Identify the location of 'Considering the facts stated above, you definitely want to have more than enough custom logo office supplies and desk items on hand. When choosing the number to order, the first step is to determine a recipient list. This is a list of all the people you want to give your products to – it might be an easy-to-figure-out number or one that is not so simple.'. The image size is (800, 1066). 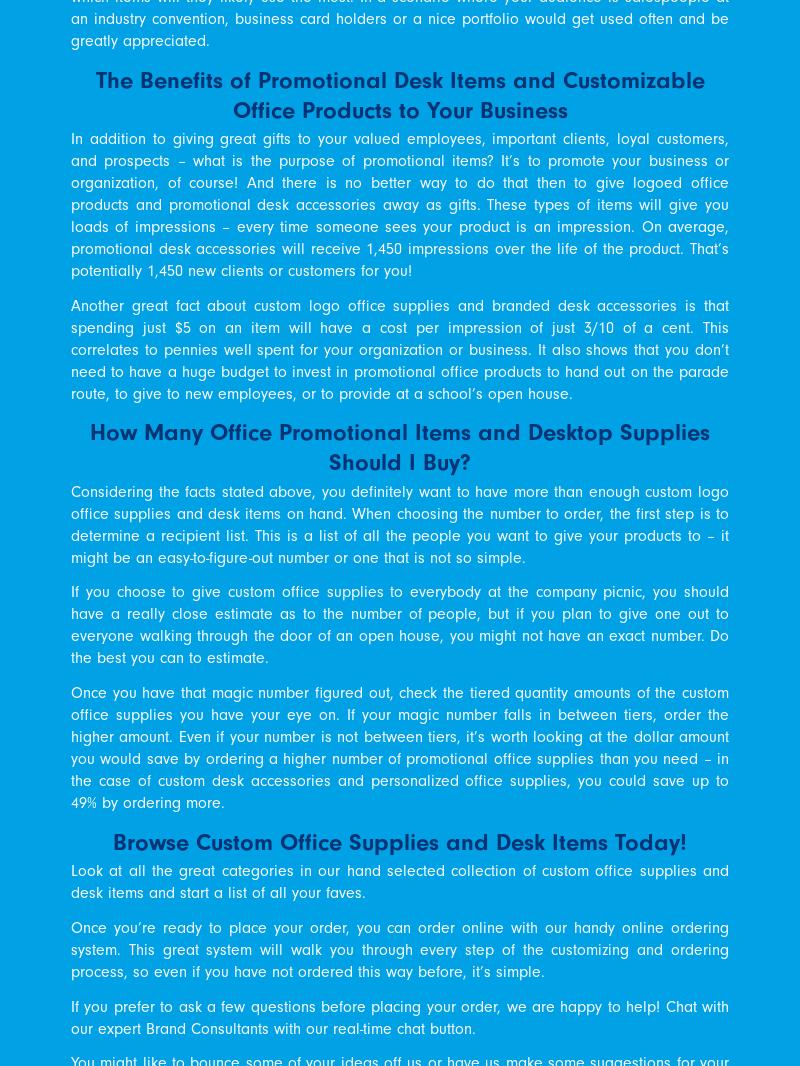
(70, 524).